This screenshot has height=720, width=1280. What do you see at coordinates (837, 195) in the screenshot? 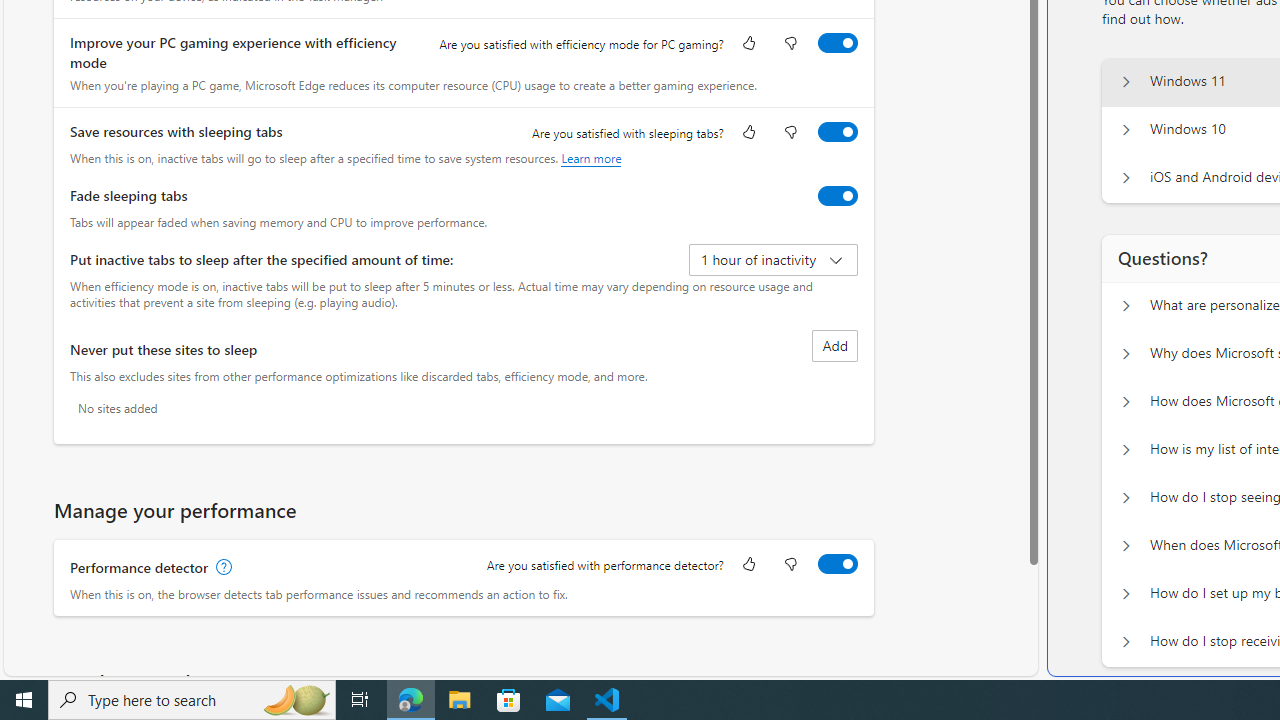
I see `'Fade sleeping tabs'` at bounding box center [837, 195].